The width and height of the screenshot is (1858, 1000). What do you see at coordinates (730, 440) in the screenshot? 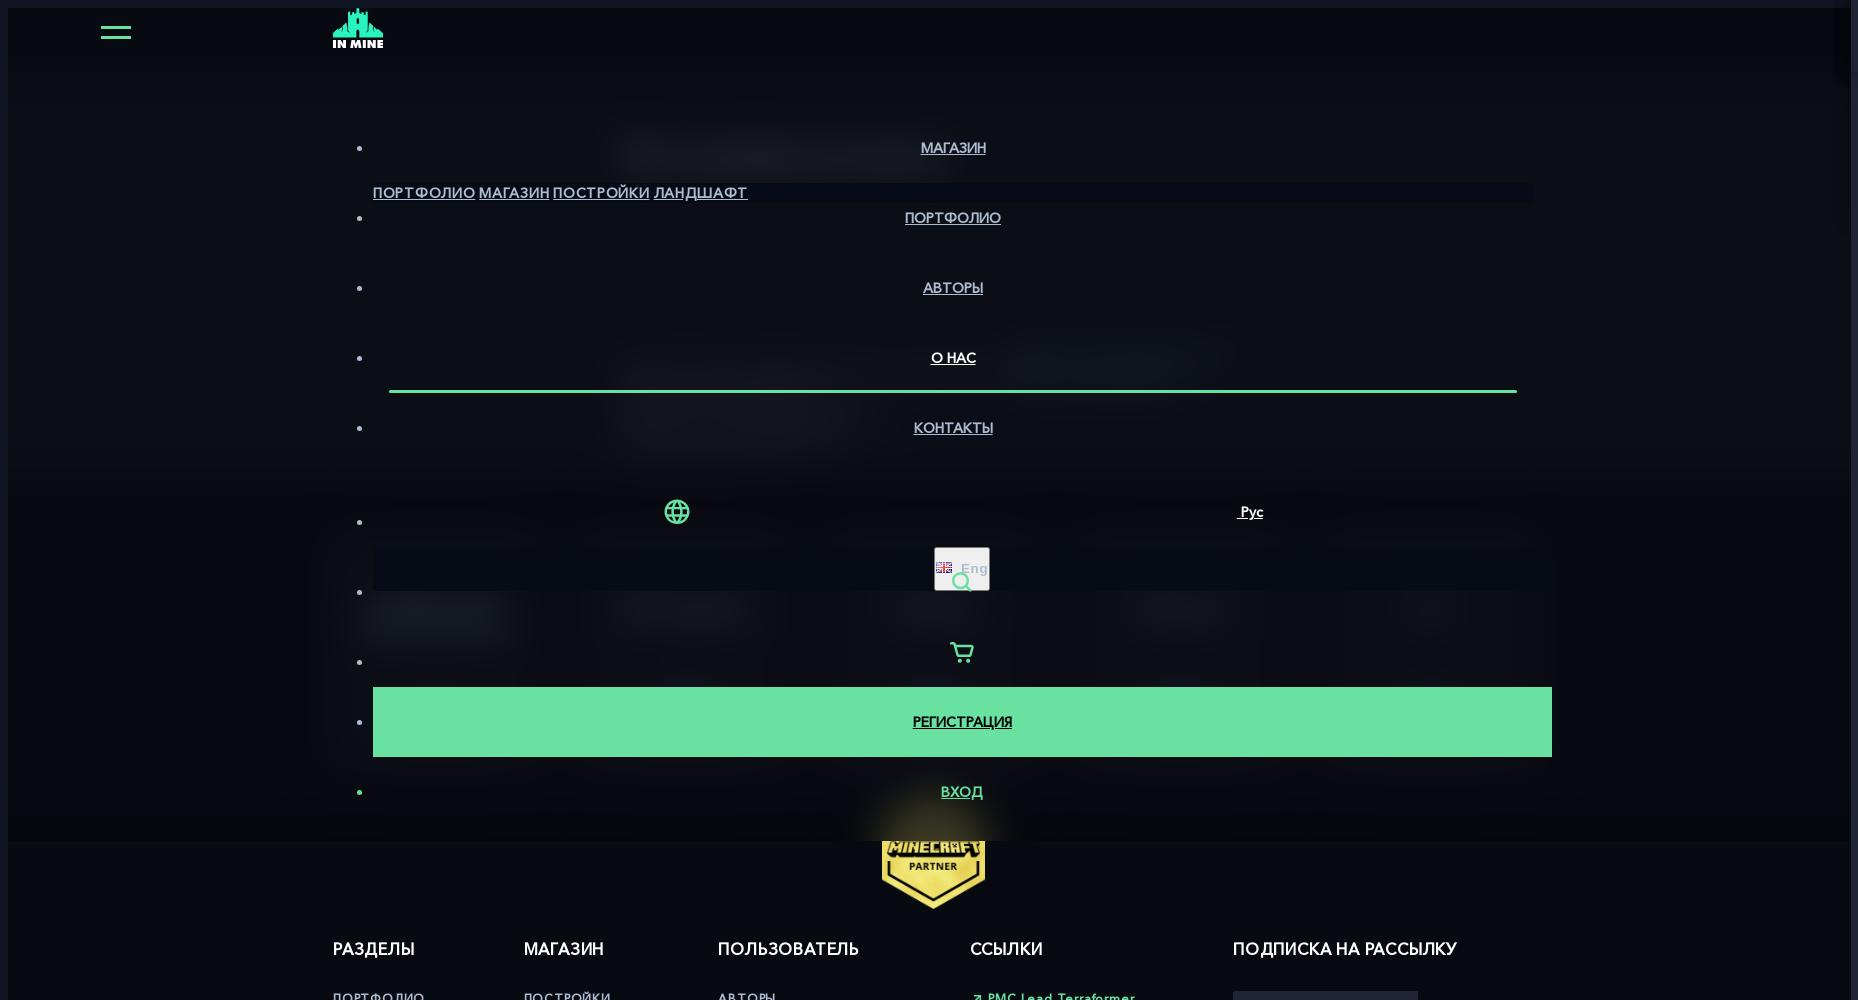
I see `'Наша команда сделает это.'` at bounding box center [730, 440].